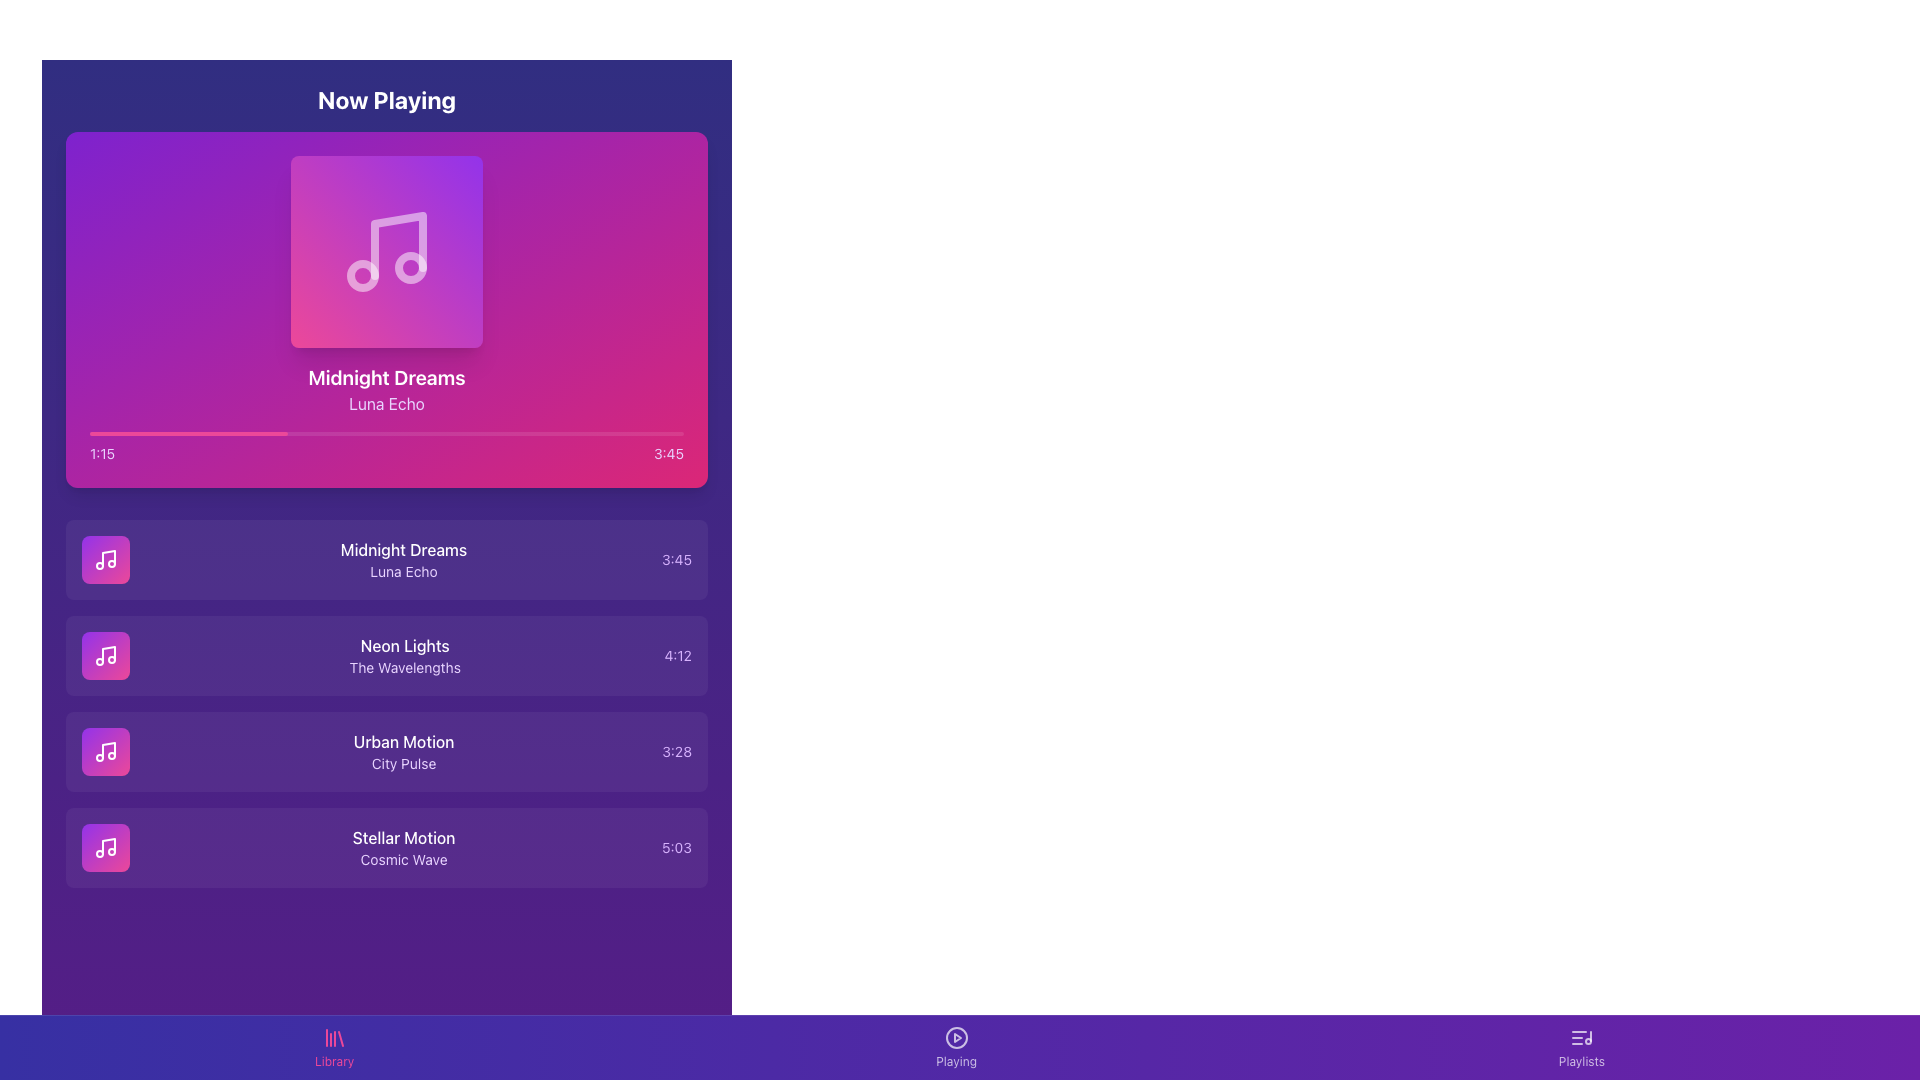 Image resolution: width=1920 pixels, height=1080 pixels. I want to click on the square icon with a gradient background and a white musical note in the bottom-most row of the left panel, so click(104, 848).